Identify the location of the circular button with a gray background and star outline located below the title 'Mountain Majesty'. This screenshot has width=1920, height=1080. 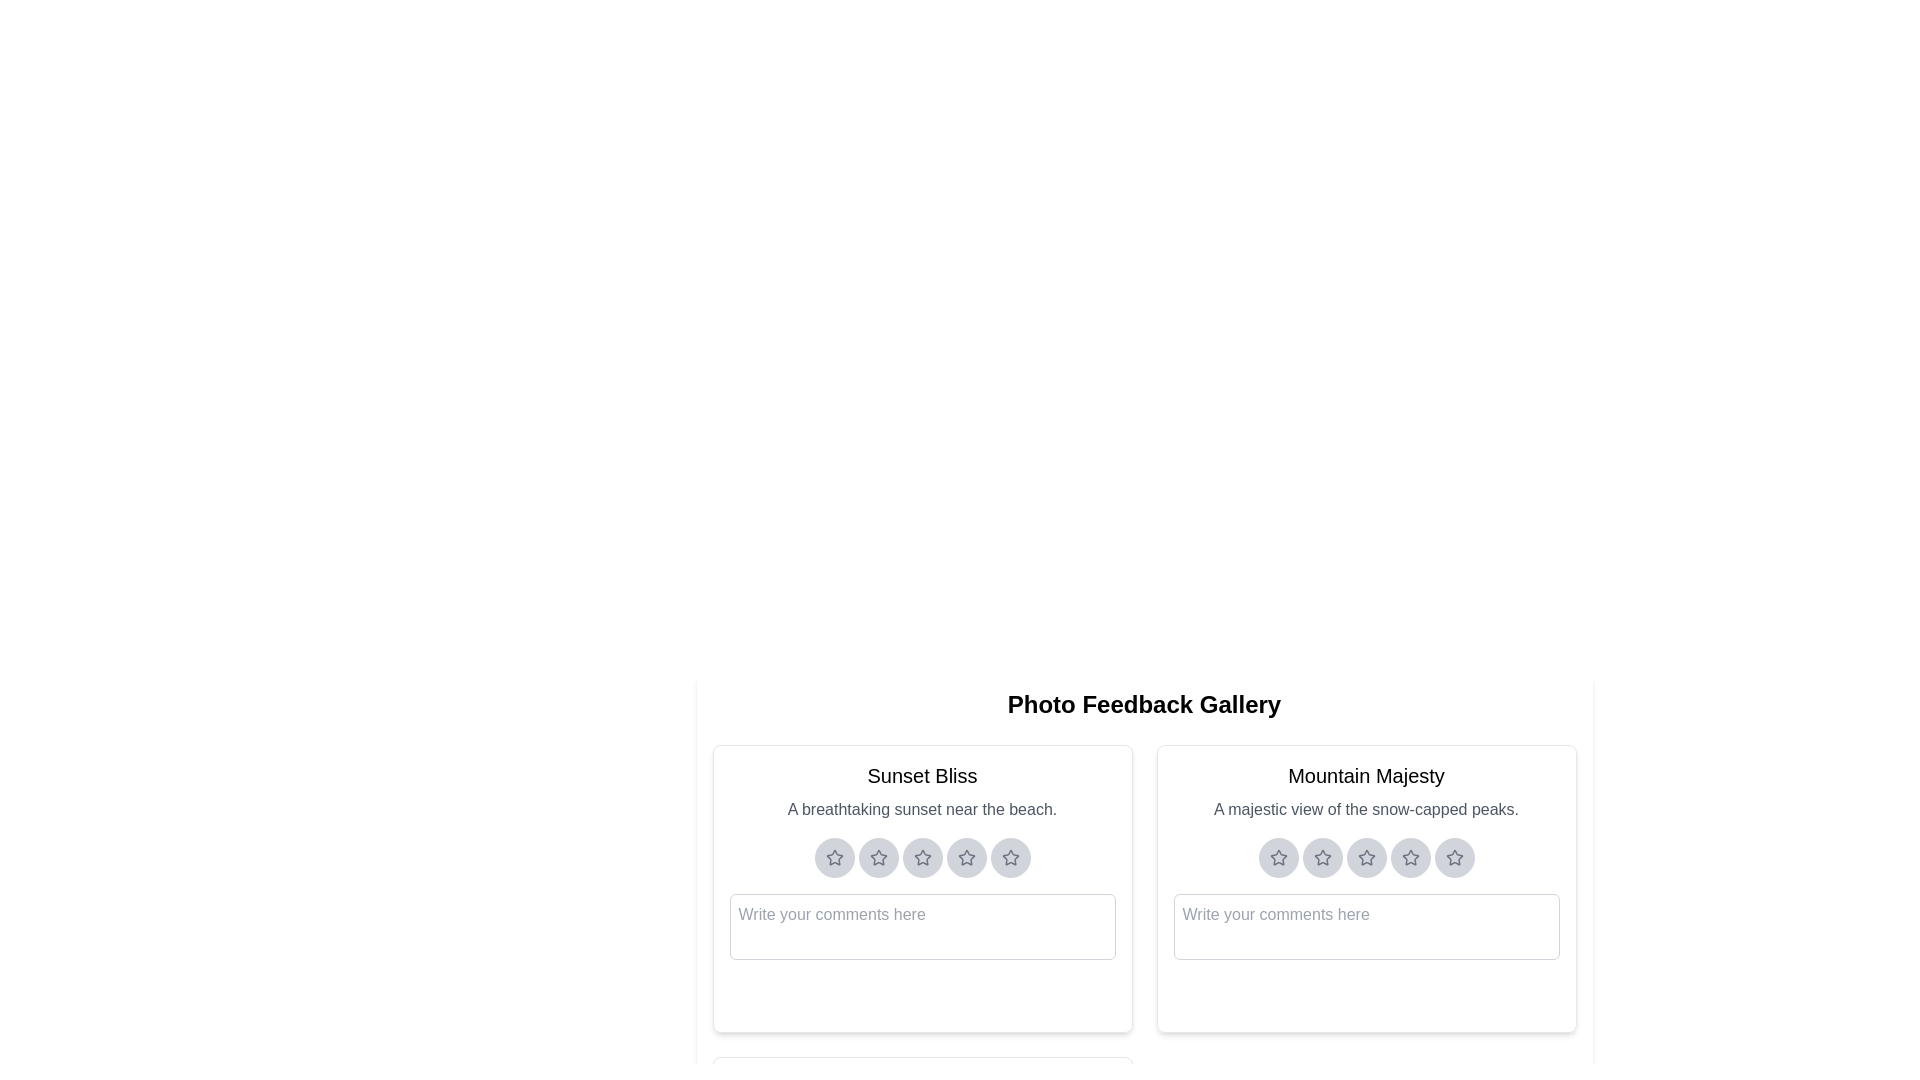
(1277, 856).